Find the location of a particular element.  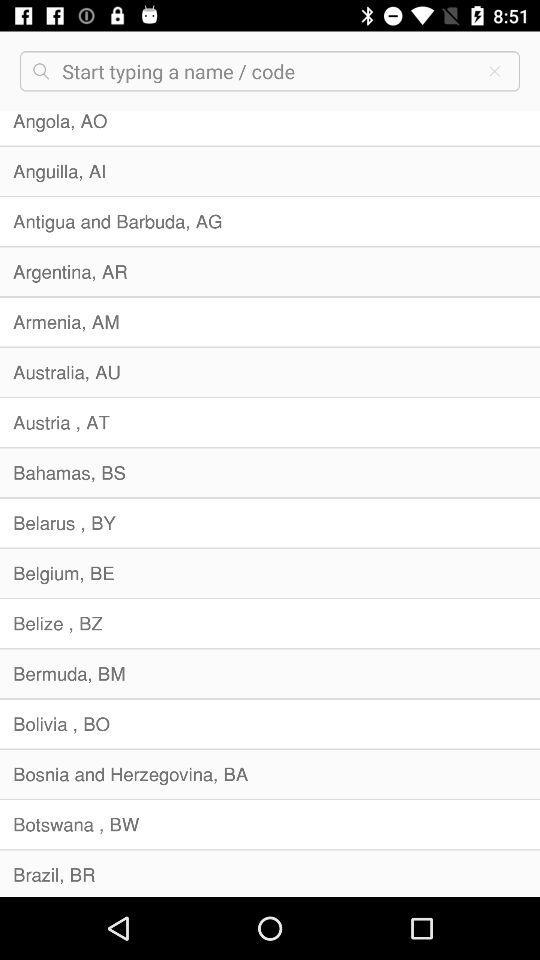

box for entering a name or a code is located at coordinates (266, 71).